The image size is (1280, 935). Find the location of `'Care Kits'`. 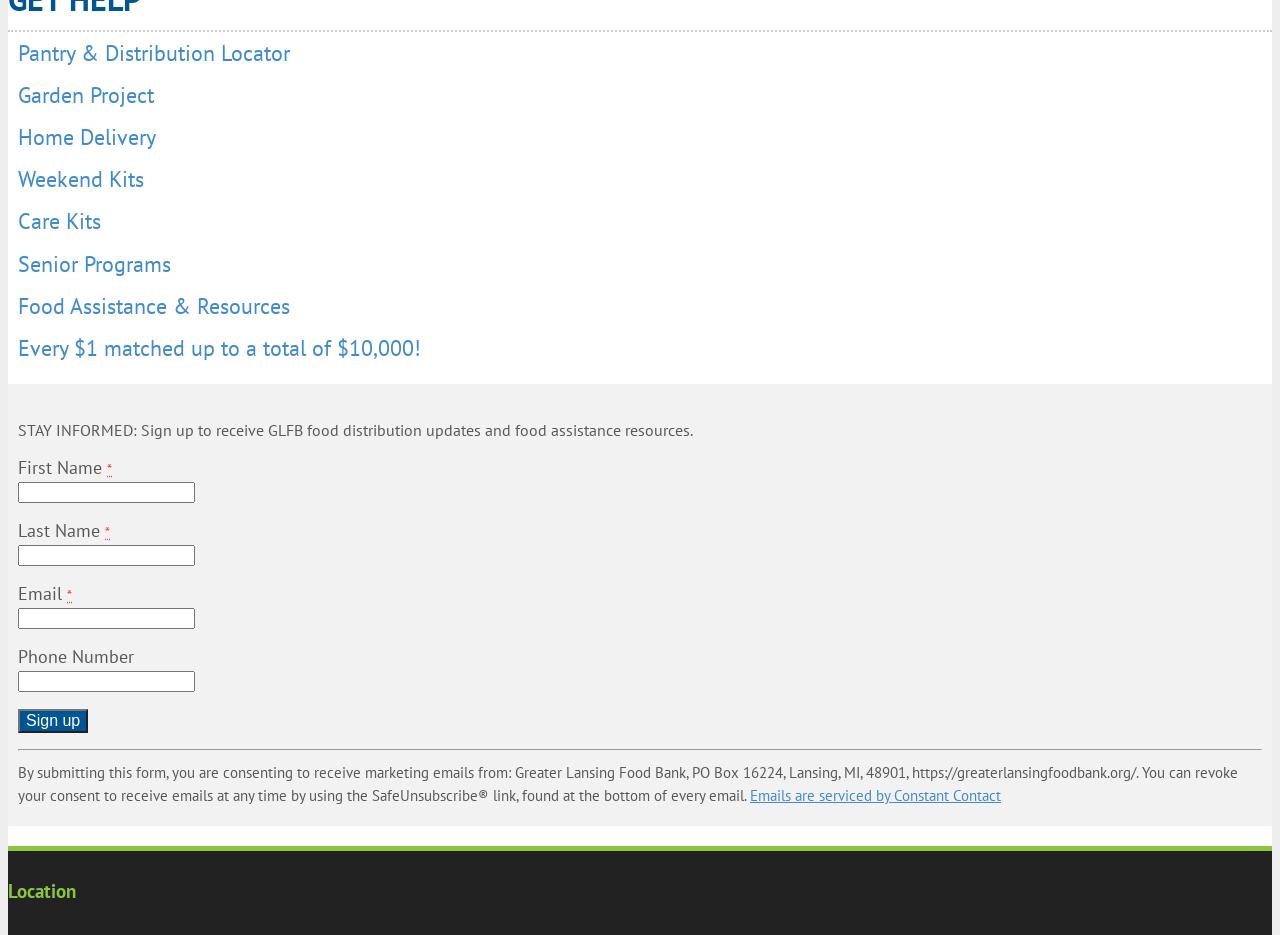

'Care Kits' is located at coordinates (59, 221).